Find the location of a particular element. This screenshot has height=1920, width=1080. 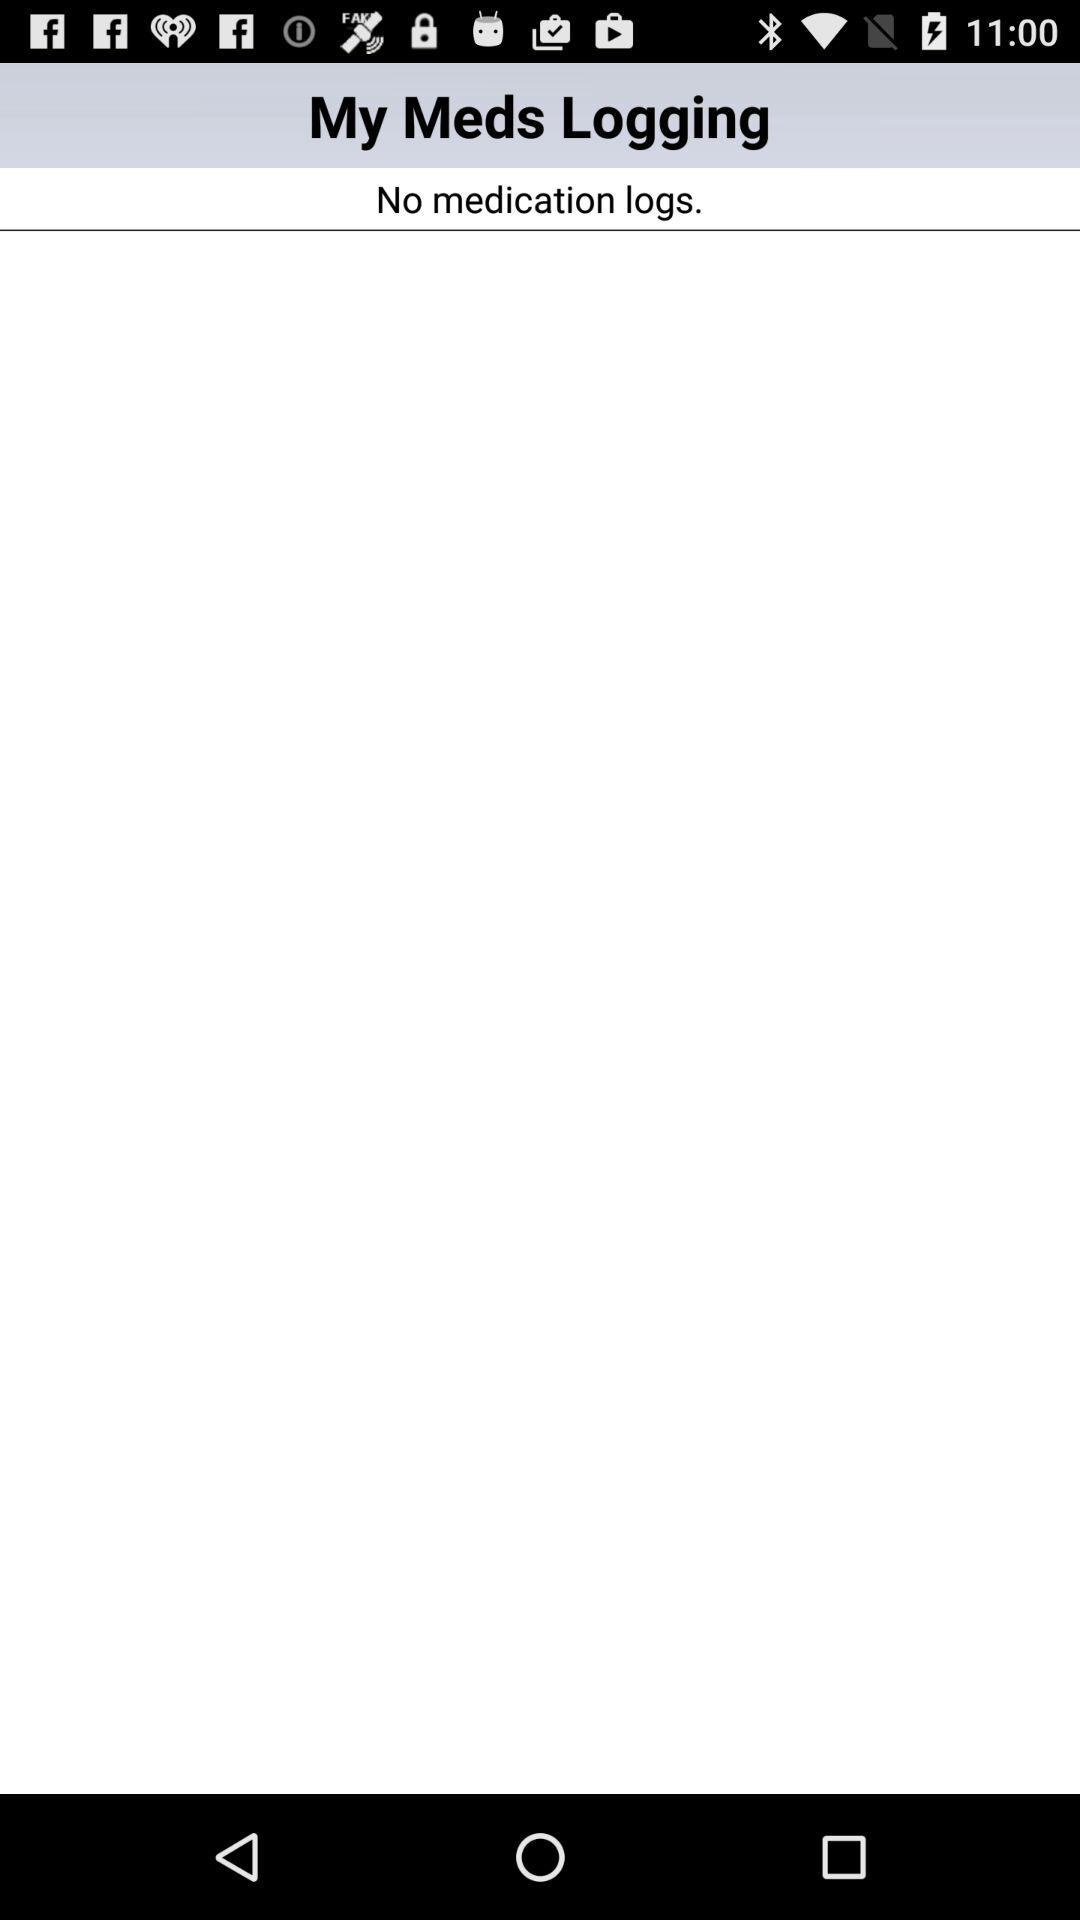

no medication logs. item is located at coordinates (538, 198).